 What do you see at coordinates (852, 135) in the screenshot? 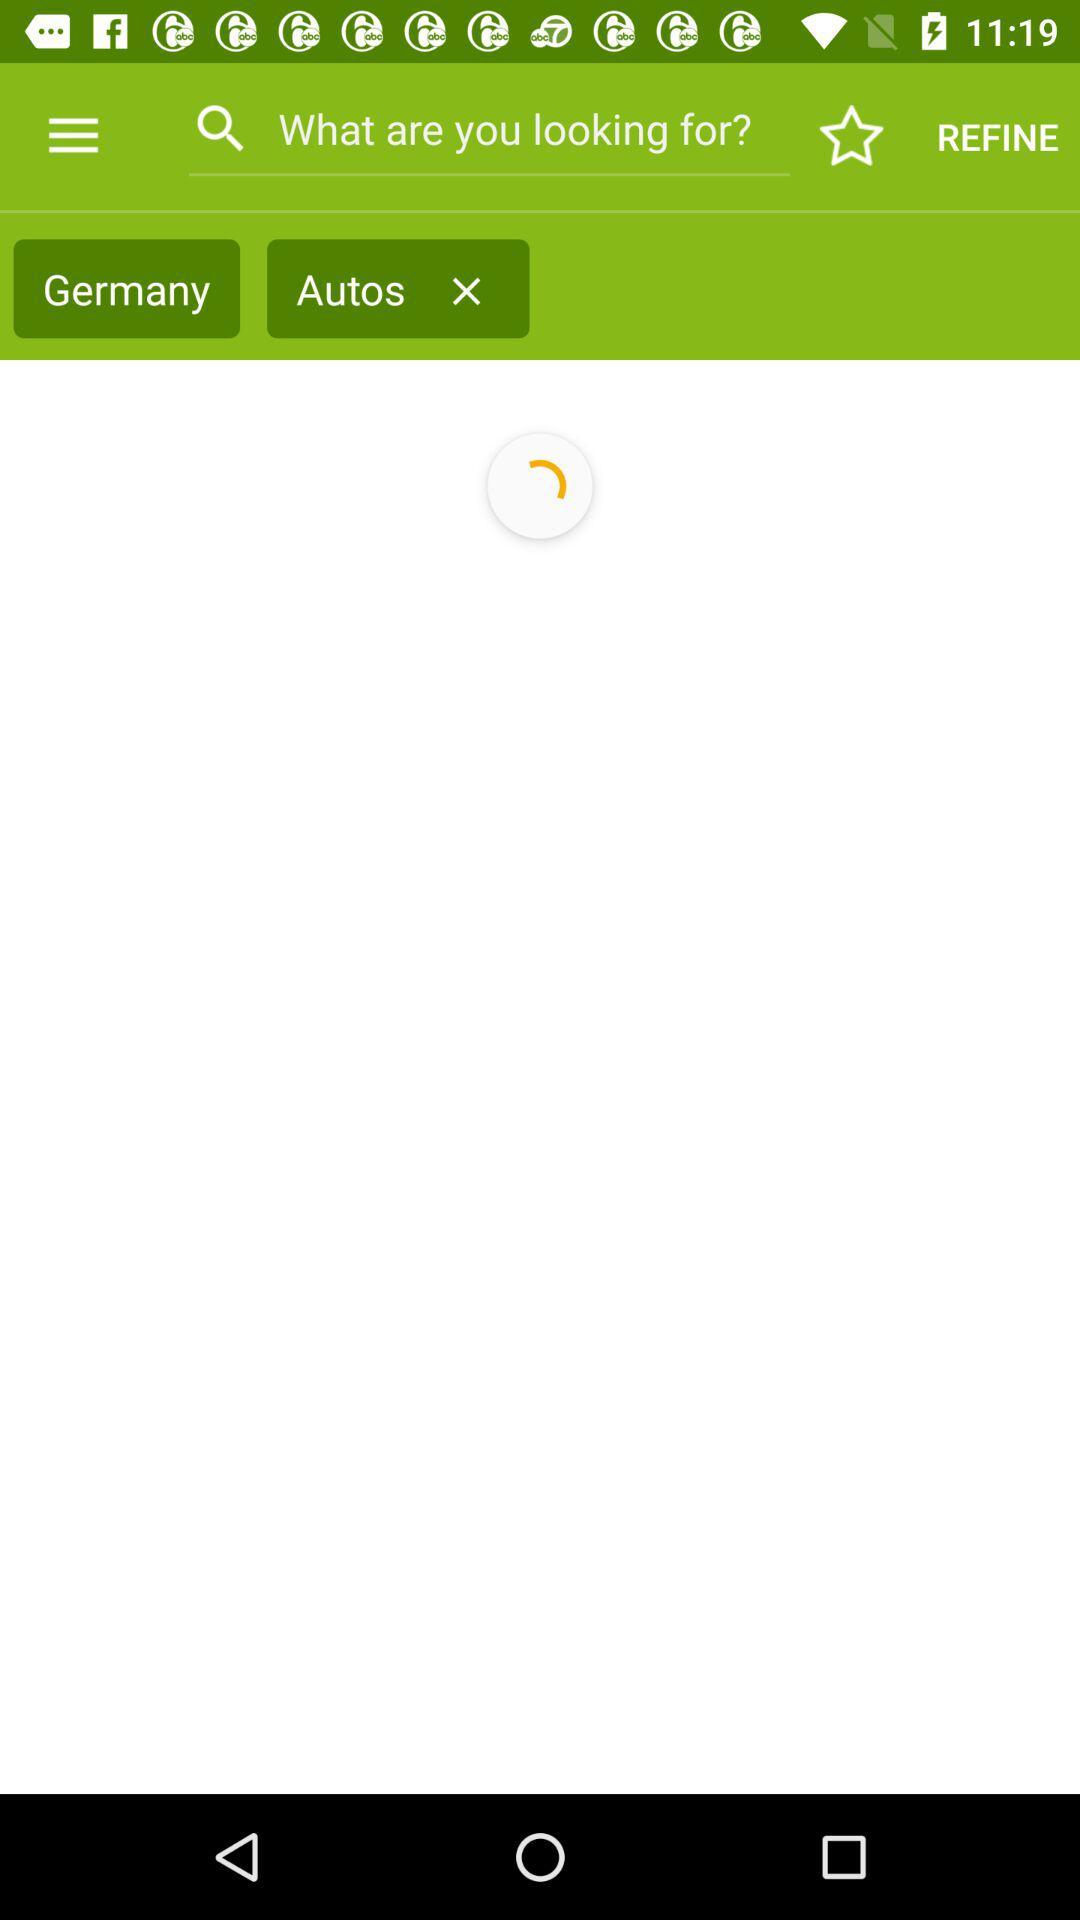
I see `icon to the right of the what are you icon` at bounding box center [852, 135].